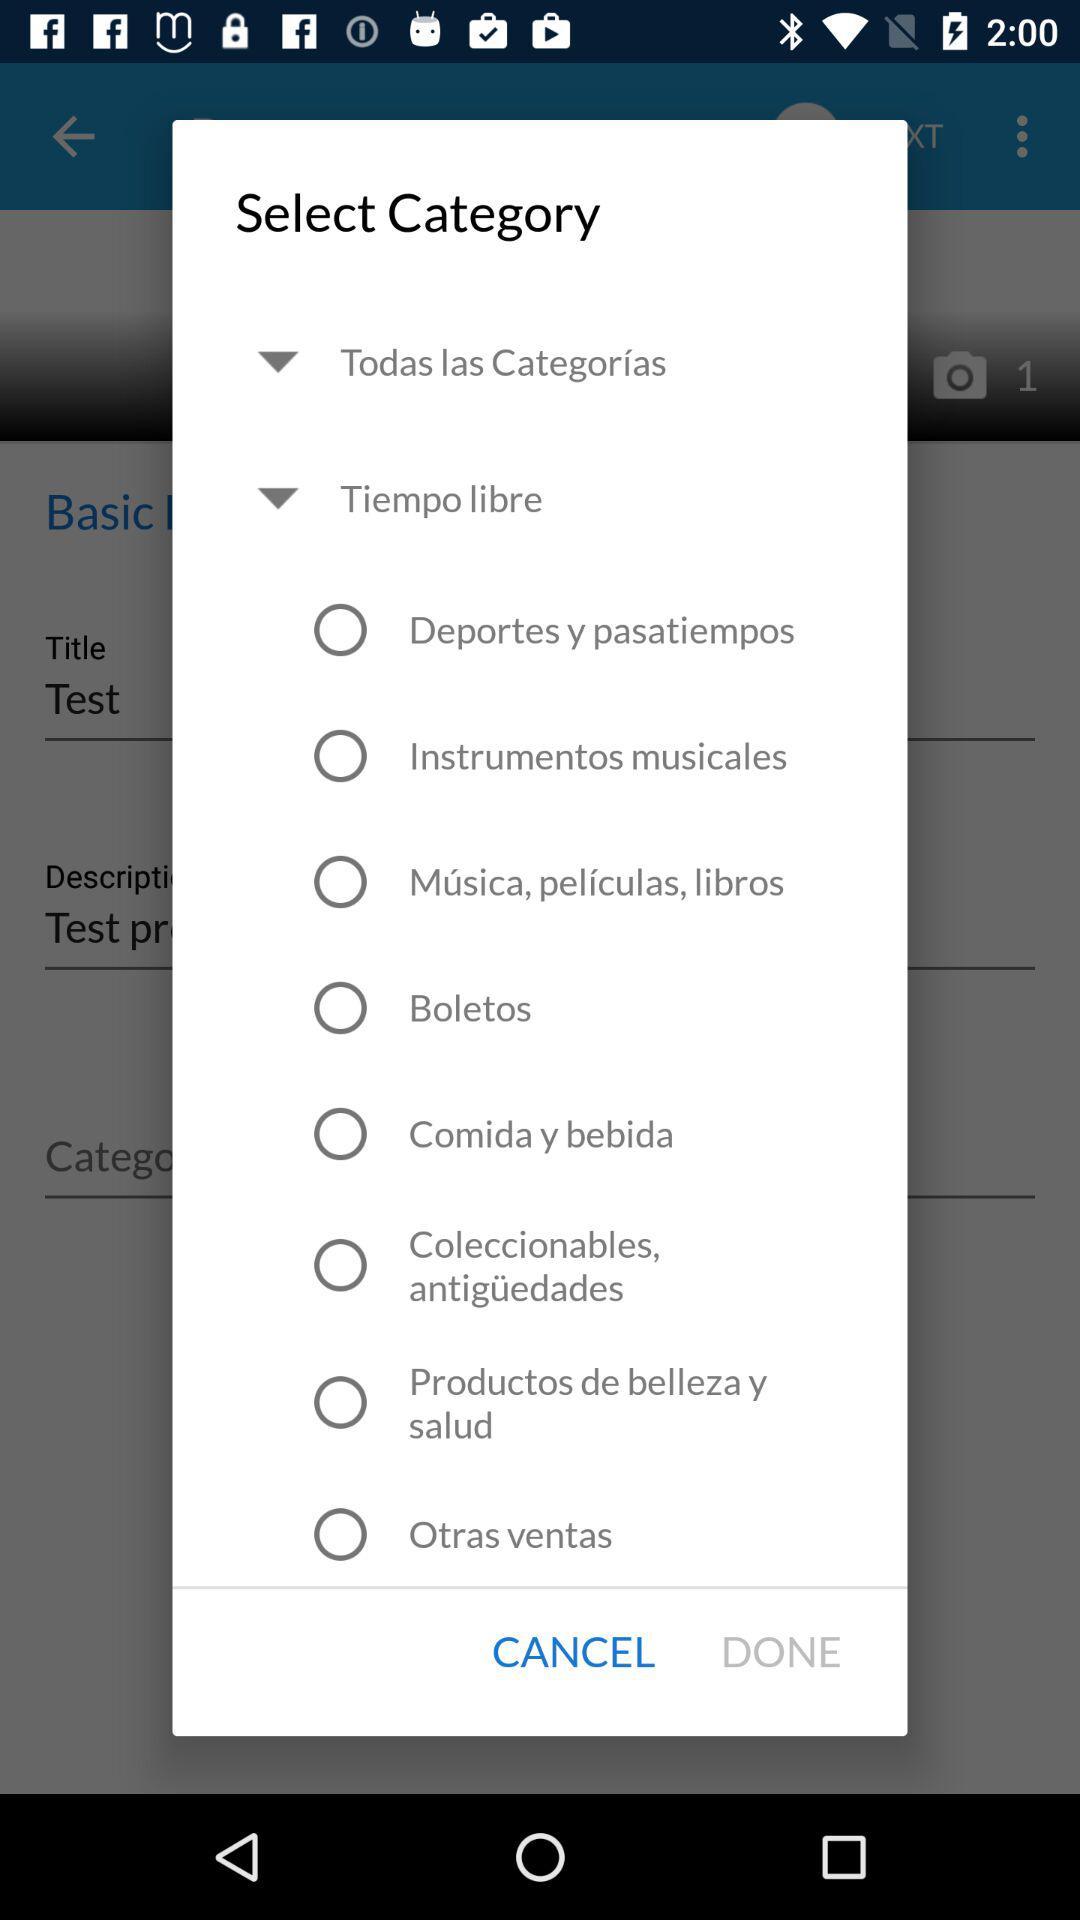 Image resolution: width=1080 pixels, height=1920 pixels. What do you see at coordinates (780, 1652) in the screenshot?
I see `icon next to cancel` at bounding box center [780, 1652].